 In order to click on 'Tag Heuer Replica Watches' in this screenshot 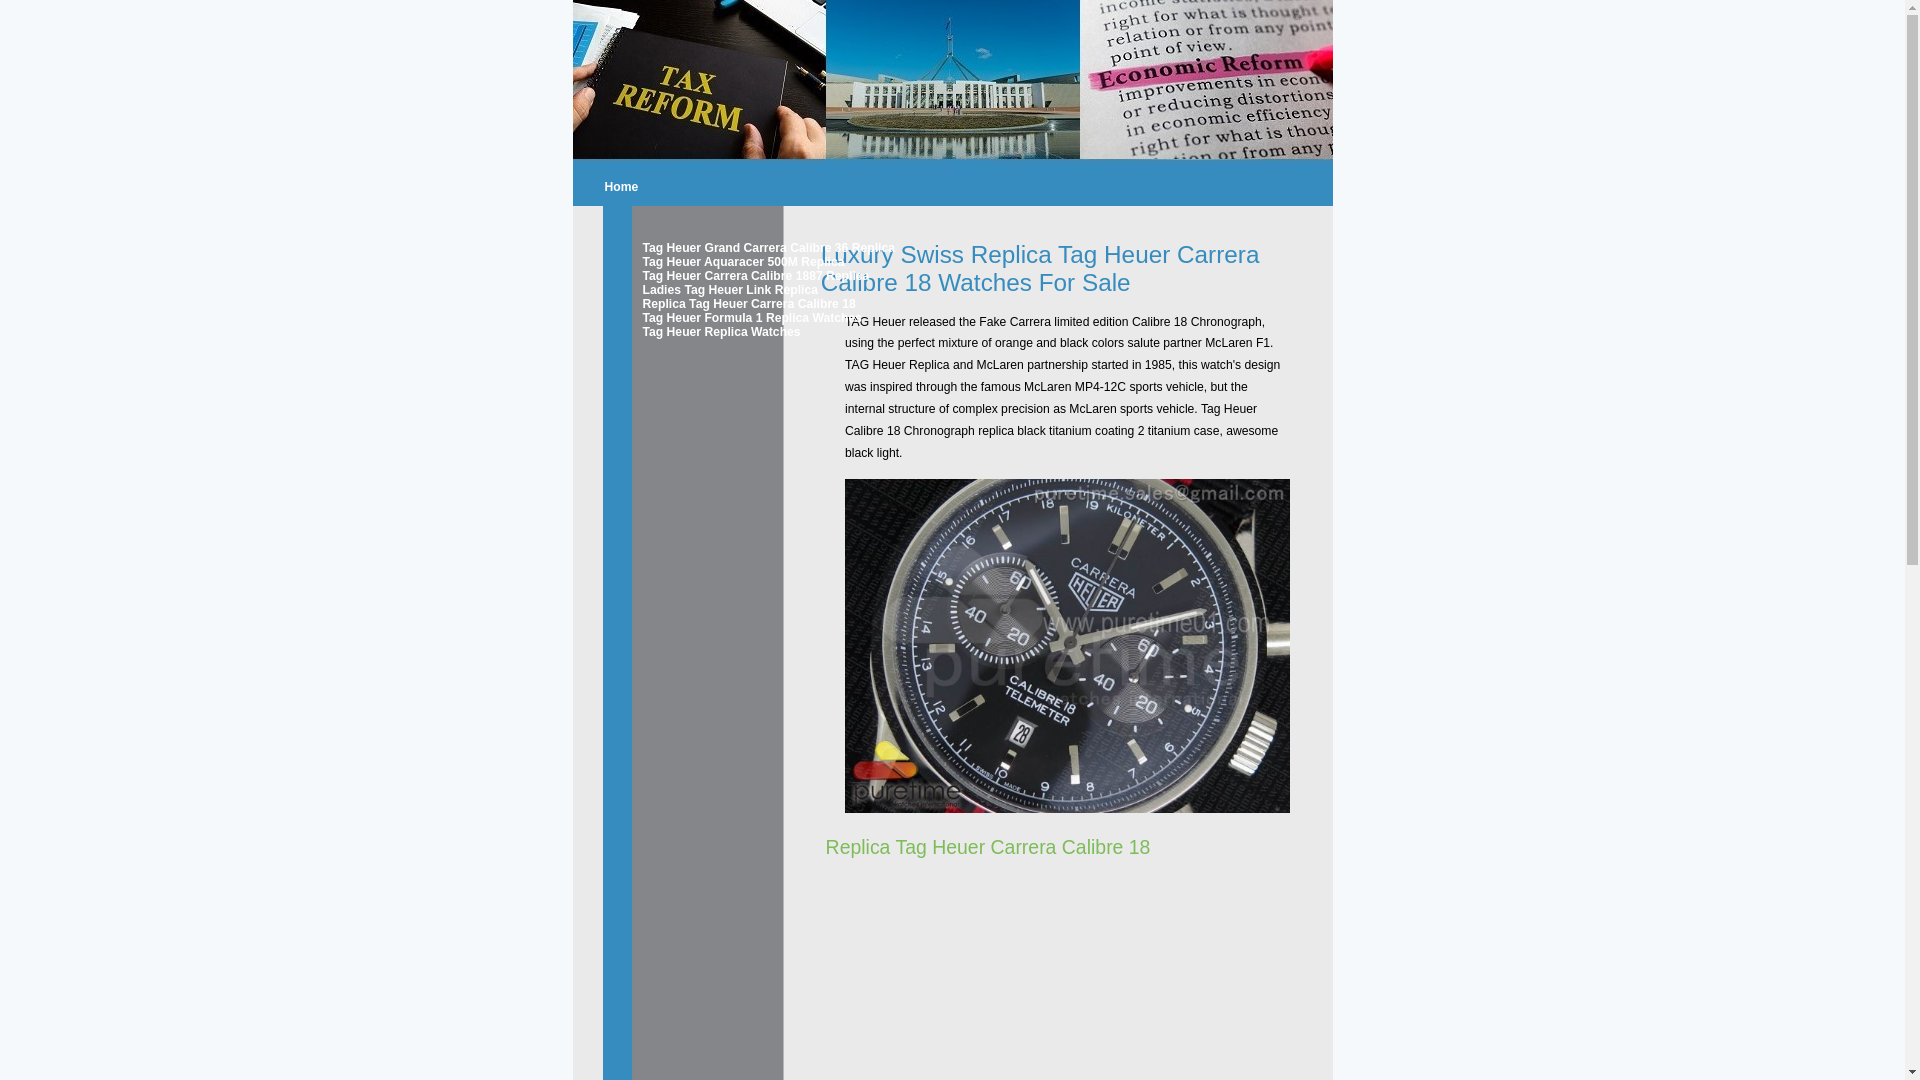, I will do `click(642, 330)`.